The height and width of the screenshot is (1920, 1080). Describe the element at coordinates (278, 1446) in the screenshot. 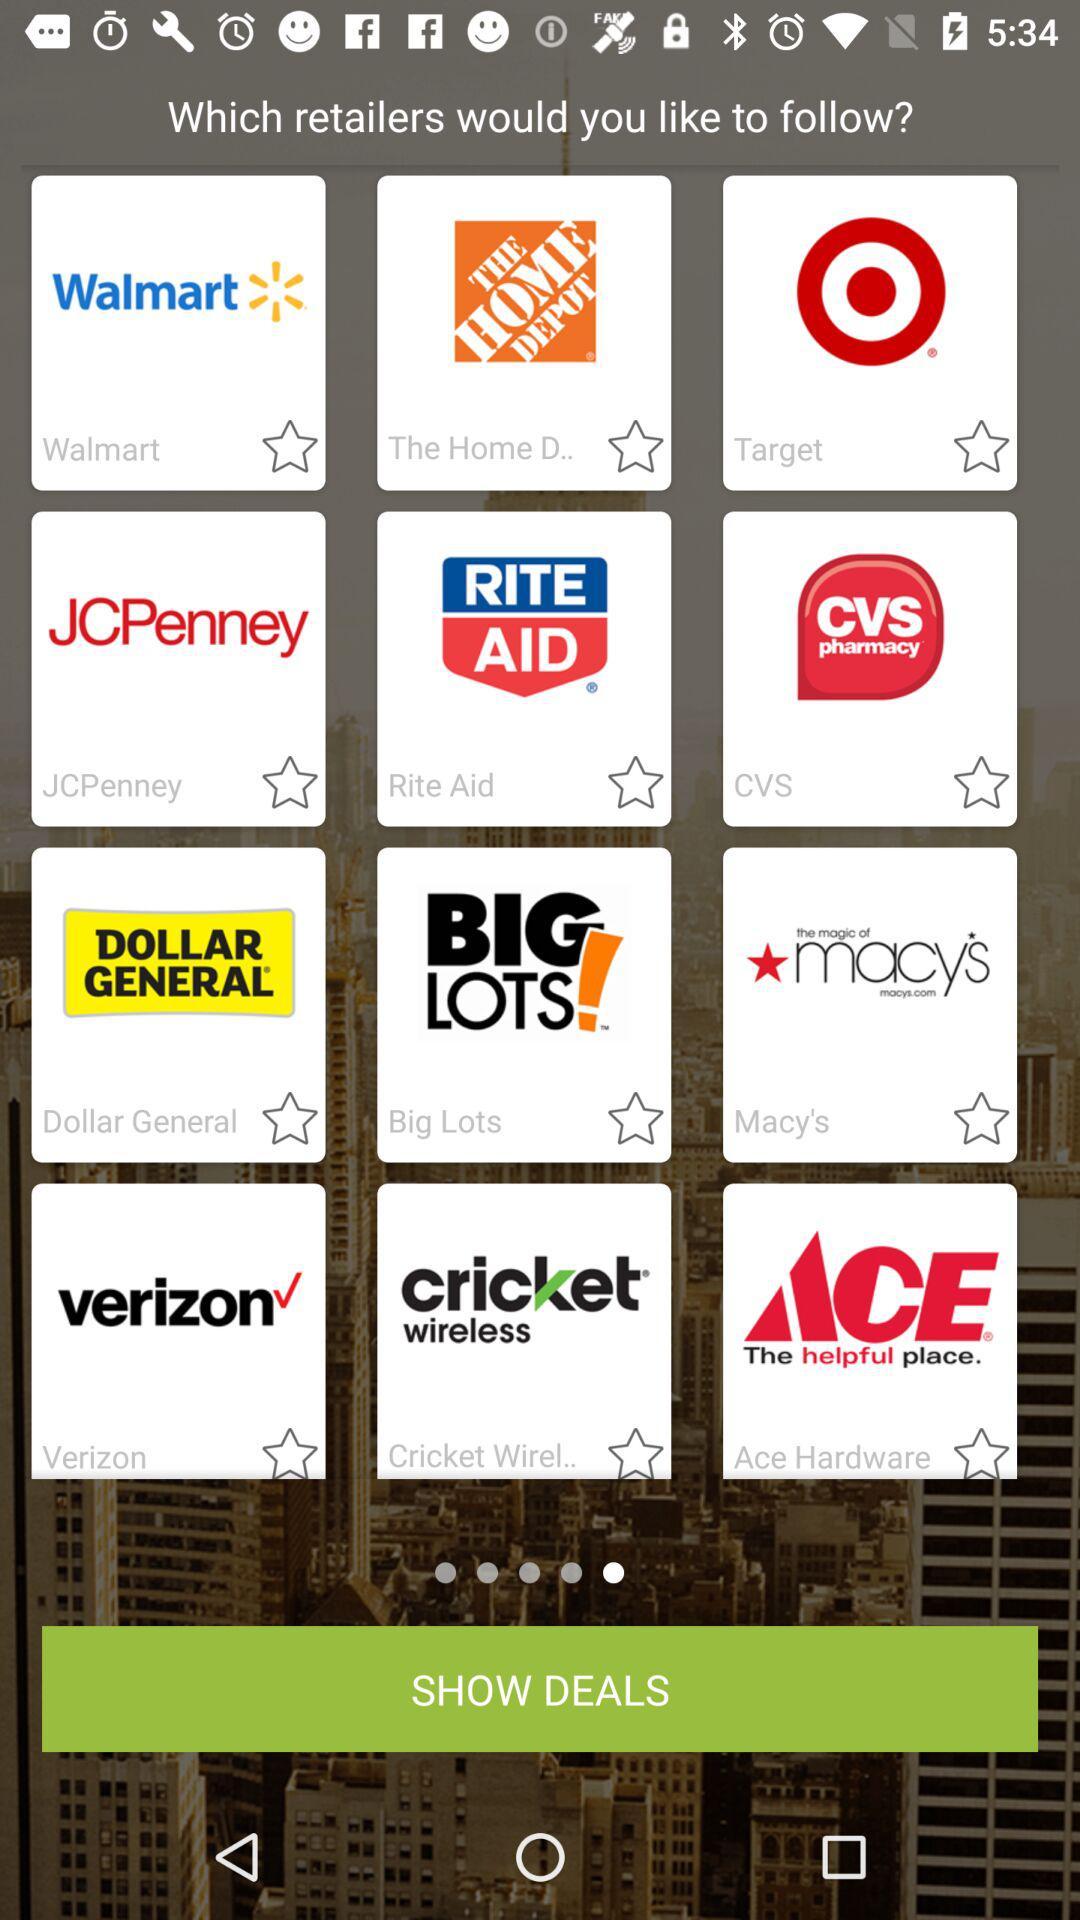

I see `verizon as a favorite` at that location.